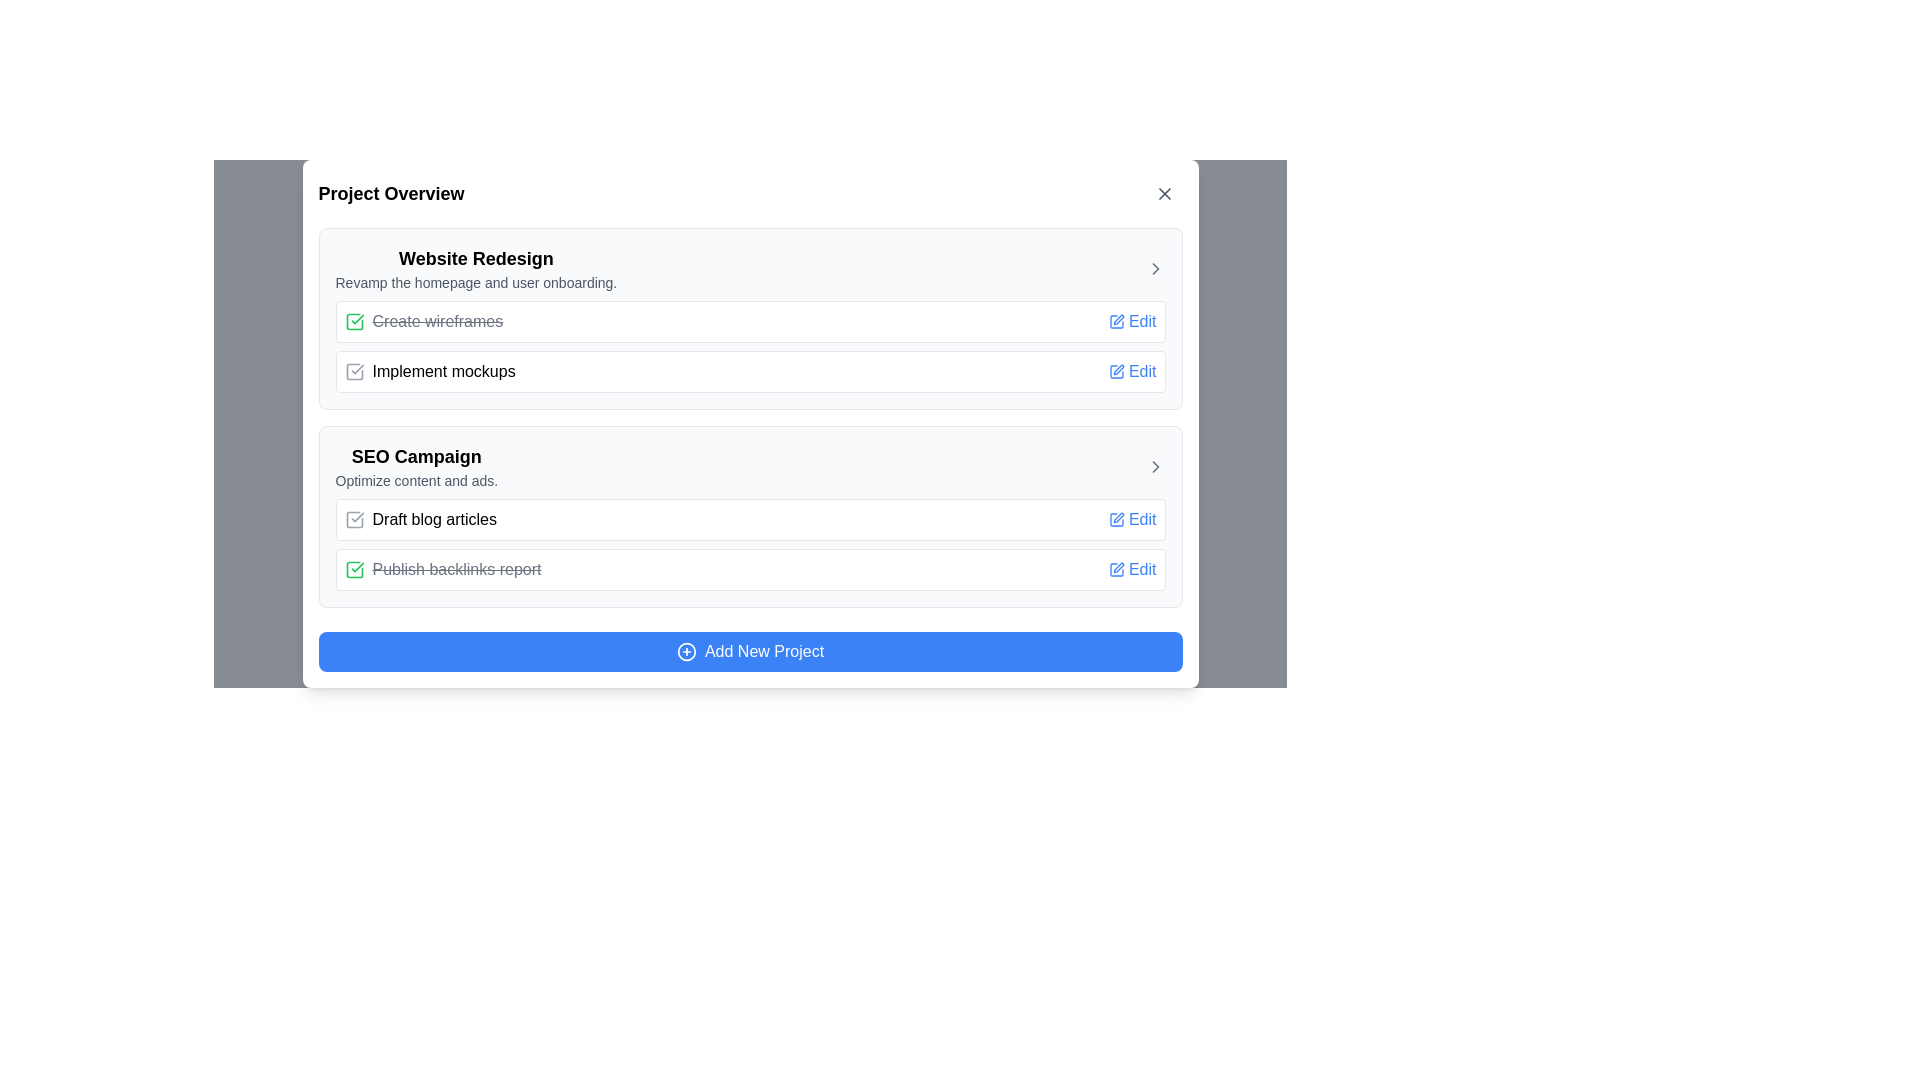 This screenshot has height=1080, width=1920. Describe the element at coordinates (1155, 466) in the screenshot. I see `the right-pointing chevron icon, which is gray and located in the far-right corner of the row associated with 'SEO Campaign'` at that location.